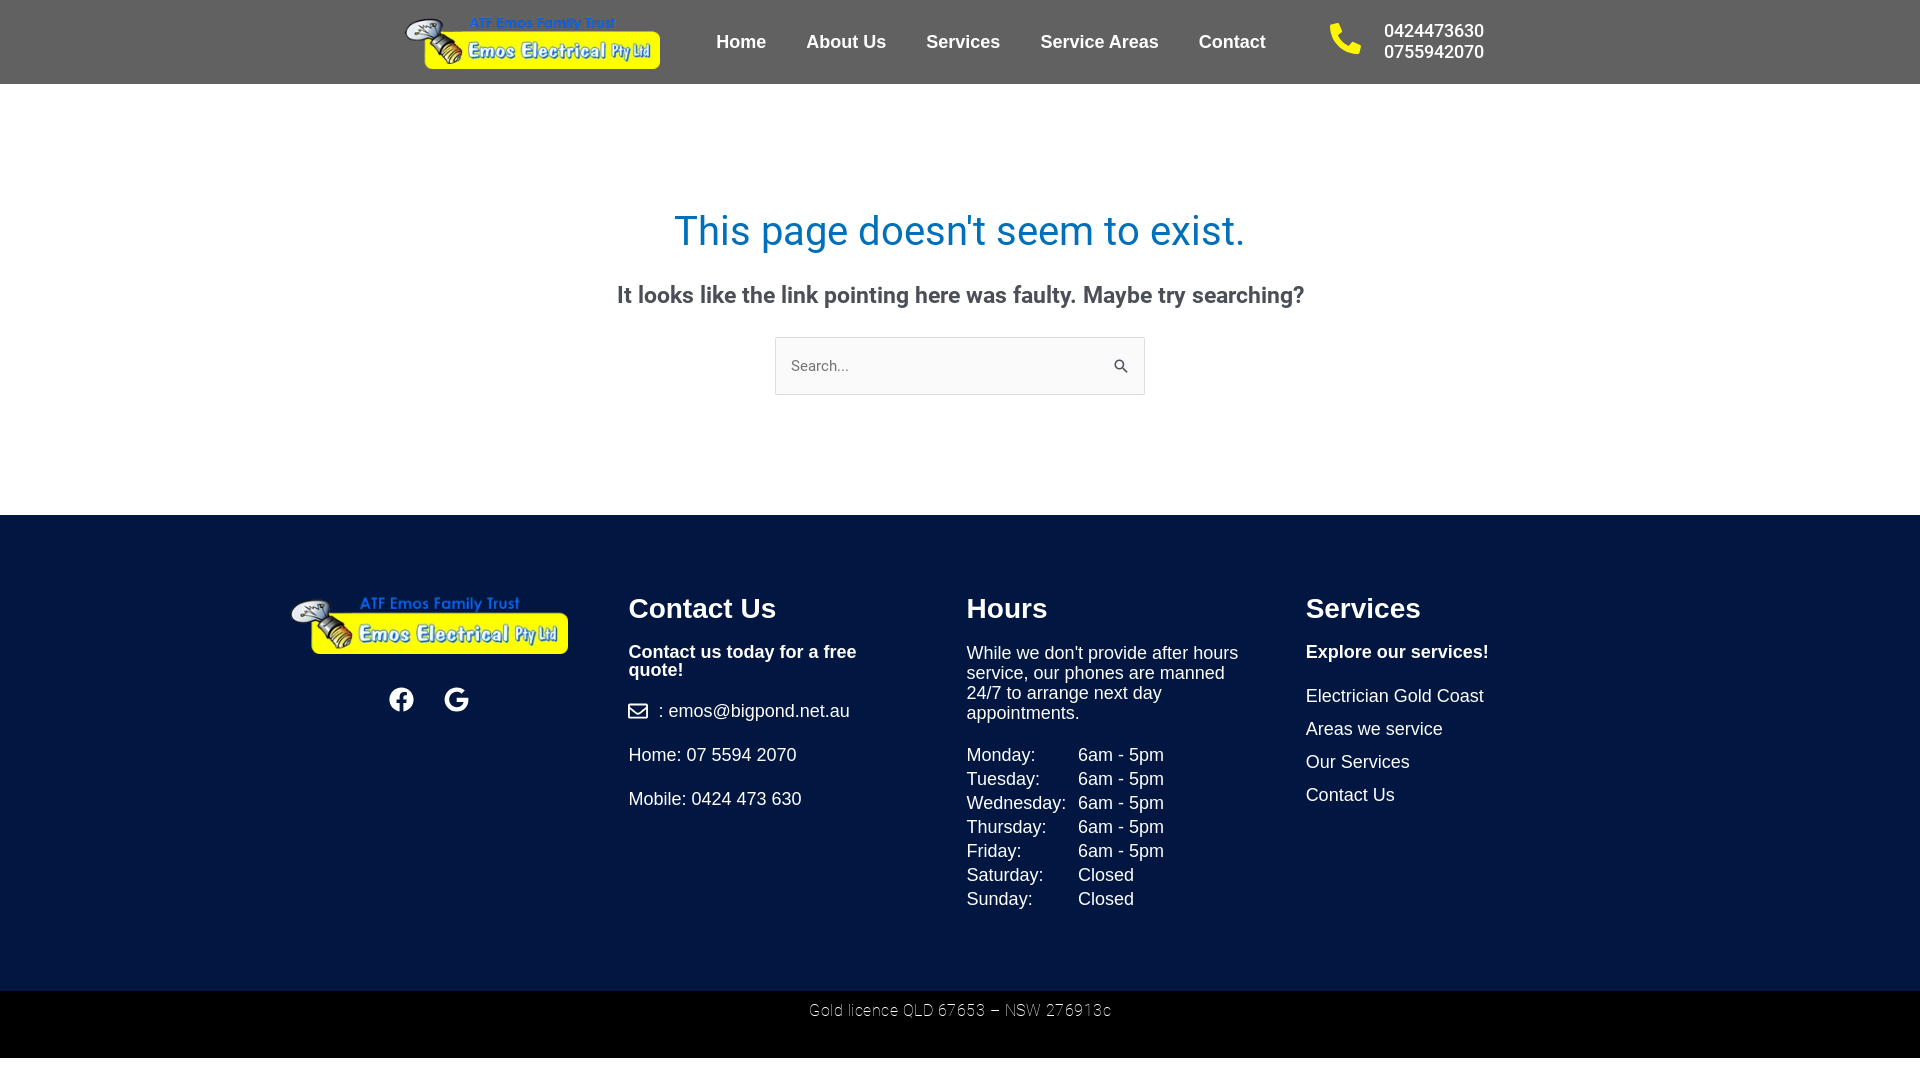  What do you see at coordinates (1003, 1010) in the screenshot?
I see `'NSW 276913c'` at bounding box center [1003, 1010].